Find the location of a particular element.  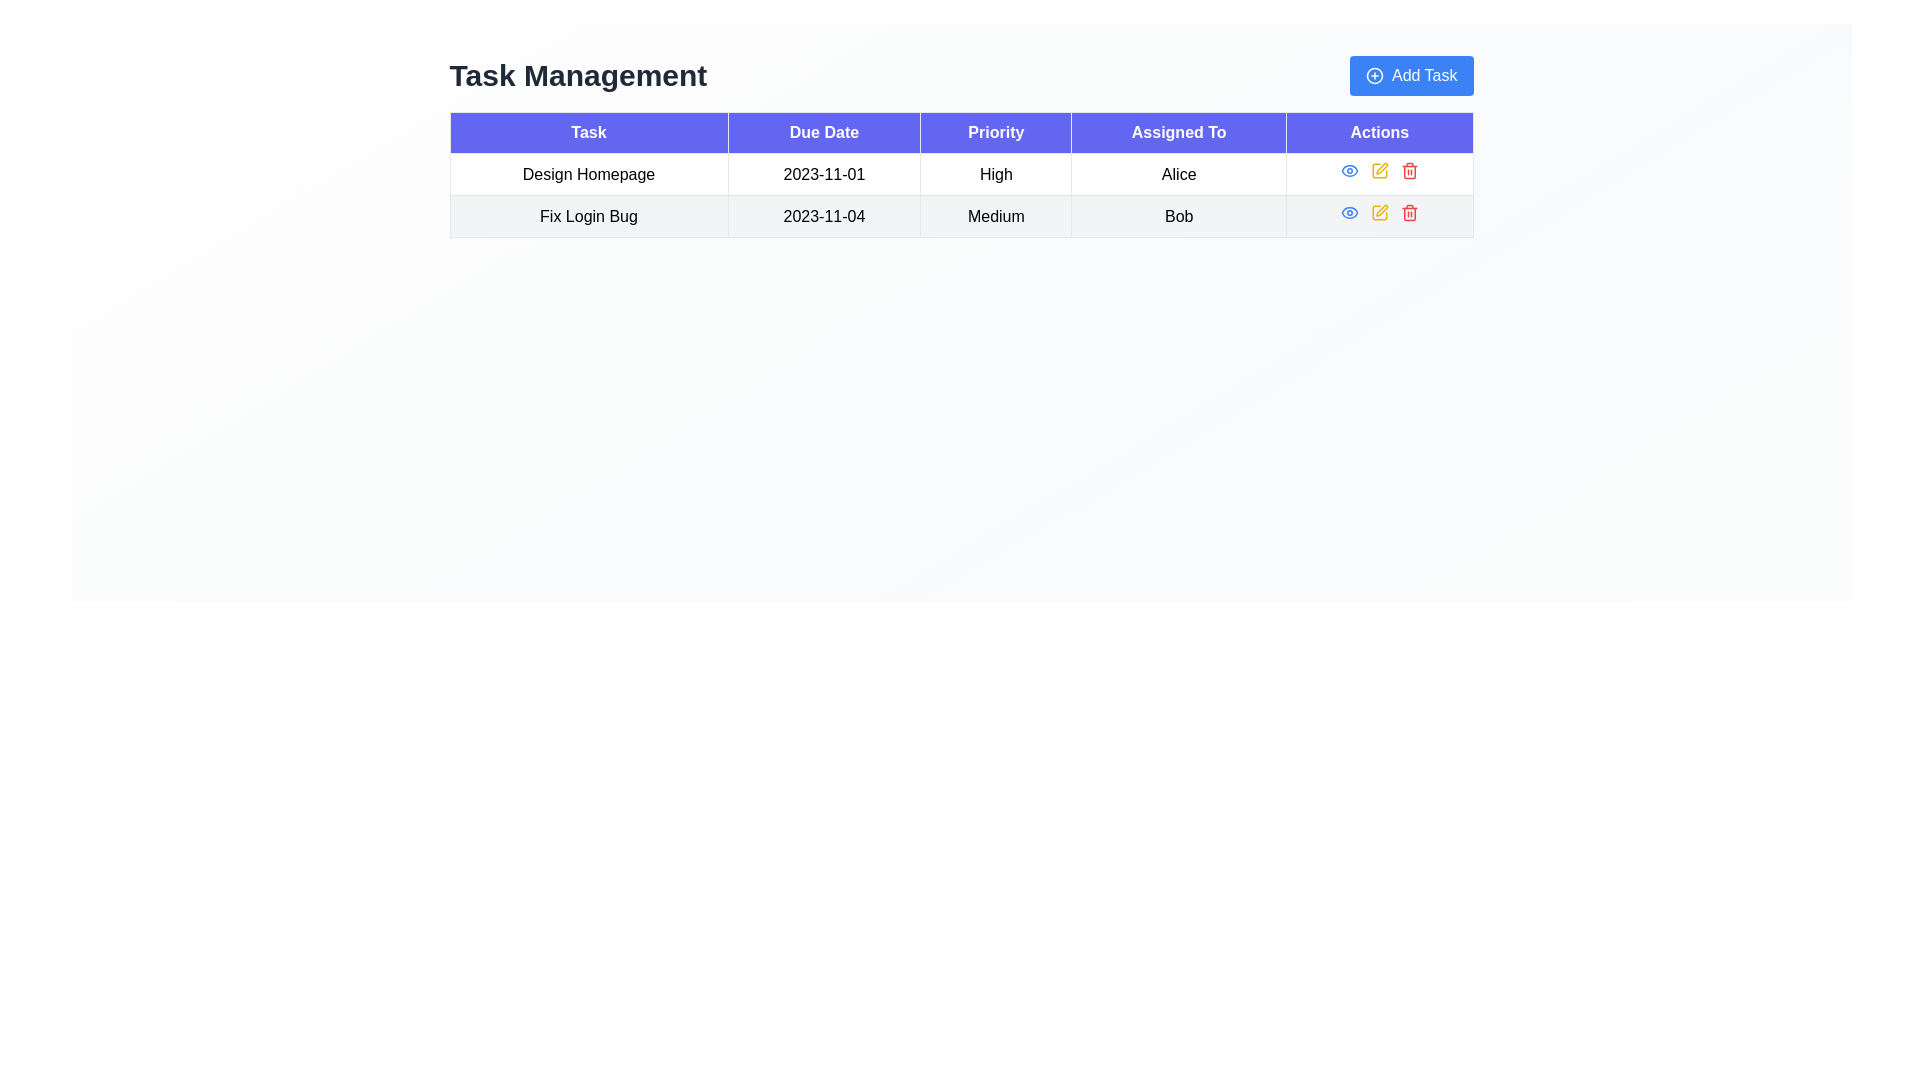

the table cell displaying the text 'High', which is located in the first row and third column under the 'Priority' header is located at coordinates (996, 173).